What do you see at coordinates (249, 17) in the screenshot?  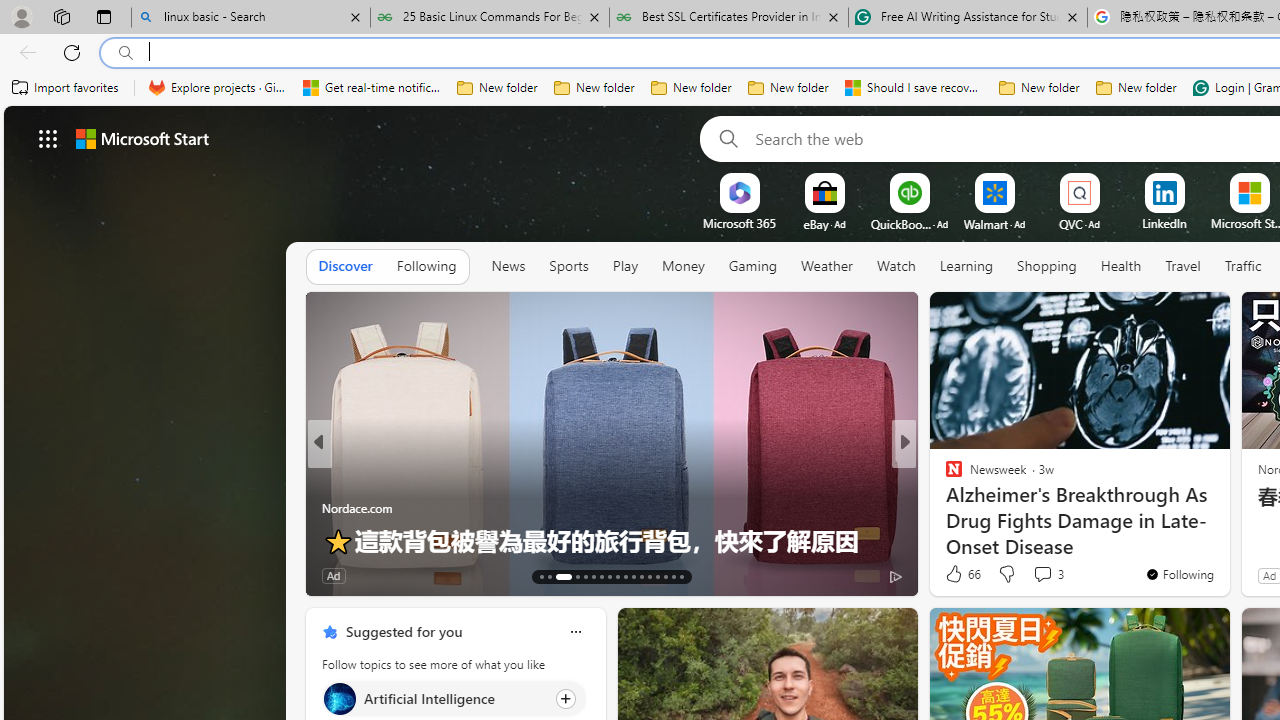 I see `'linux basic - Search'` at bounding box center [249, 17].